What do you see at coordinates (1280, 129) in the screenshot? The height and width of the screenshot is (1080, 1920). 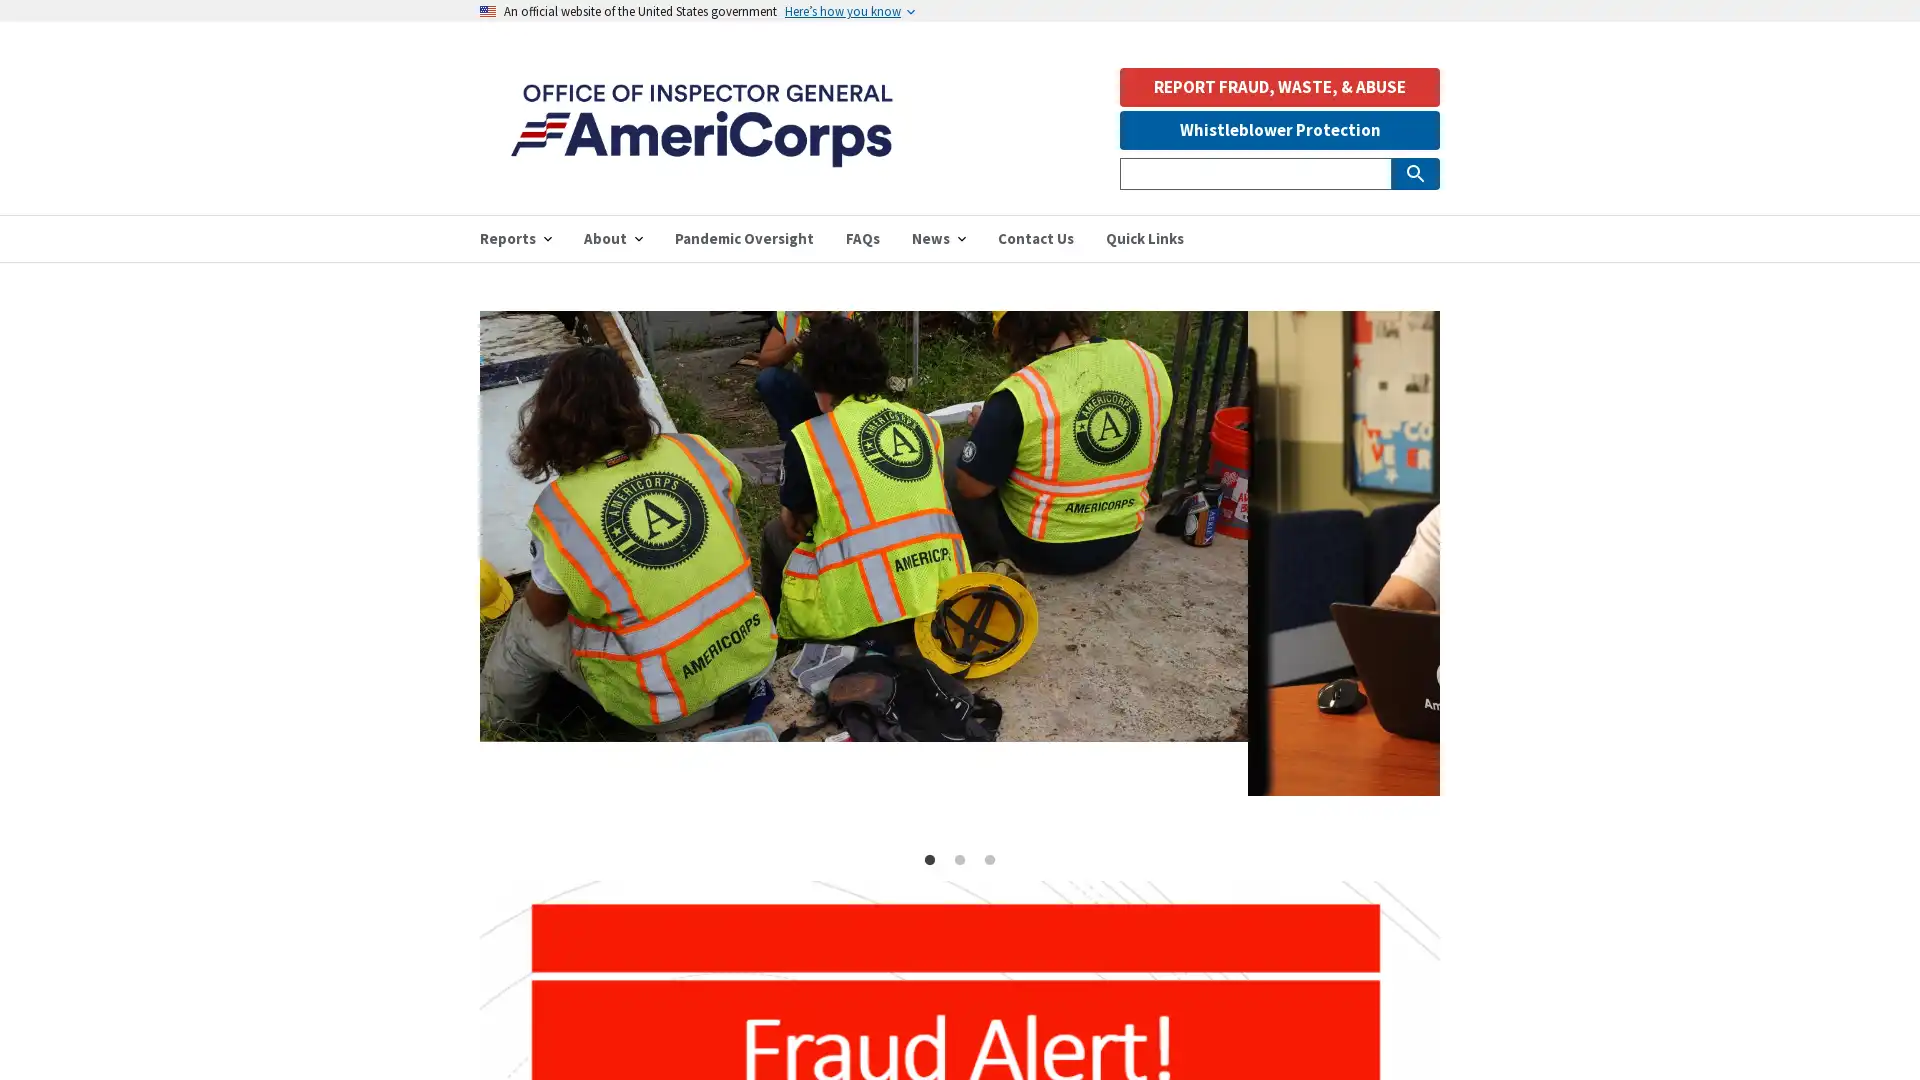 I see `Whistleblower Protection` at bounding box center [1280, 129].